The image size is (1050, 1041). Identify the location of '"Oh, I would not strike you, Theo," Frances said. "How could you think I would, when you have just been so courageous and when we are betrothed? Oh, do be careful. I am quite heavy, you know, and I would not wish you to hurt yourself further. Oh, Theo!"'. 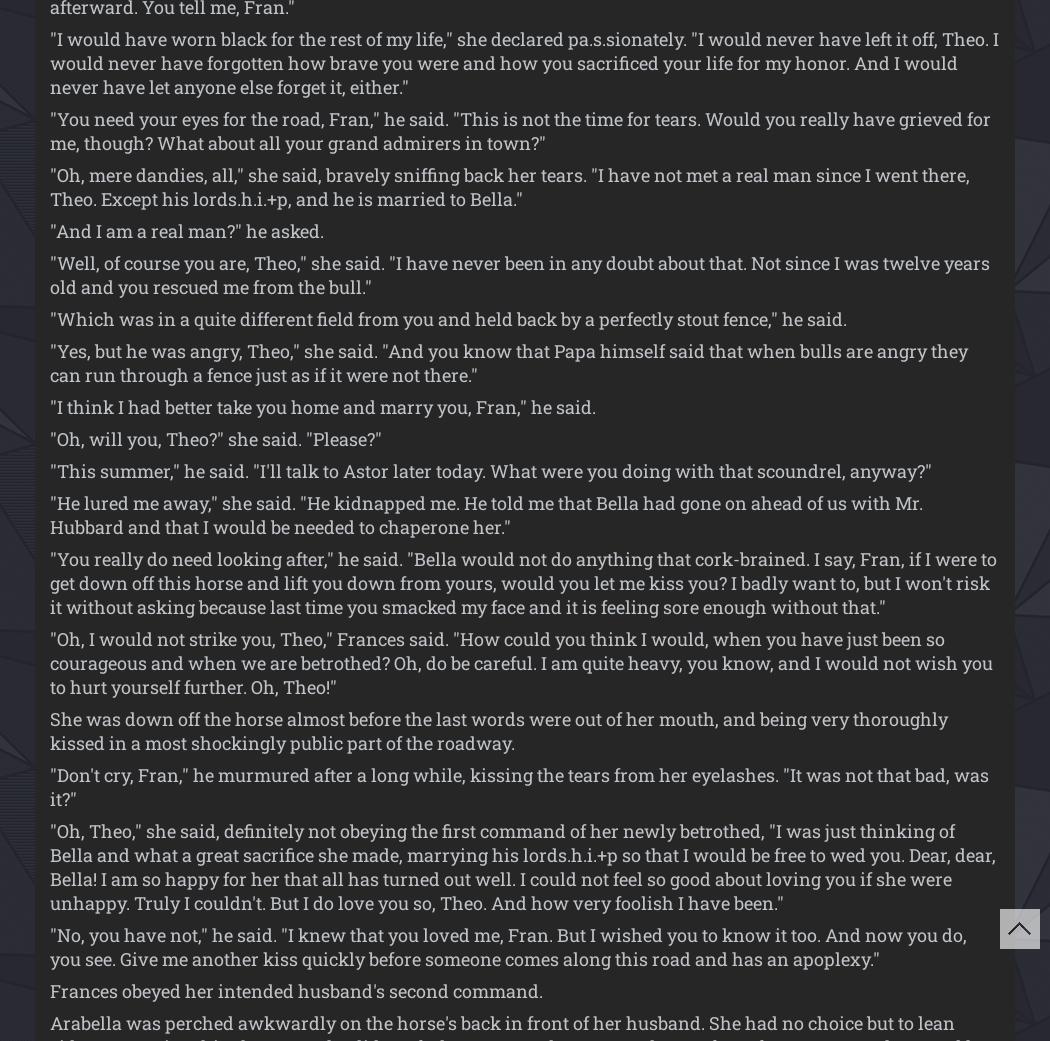
(520, 660).